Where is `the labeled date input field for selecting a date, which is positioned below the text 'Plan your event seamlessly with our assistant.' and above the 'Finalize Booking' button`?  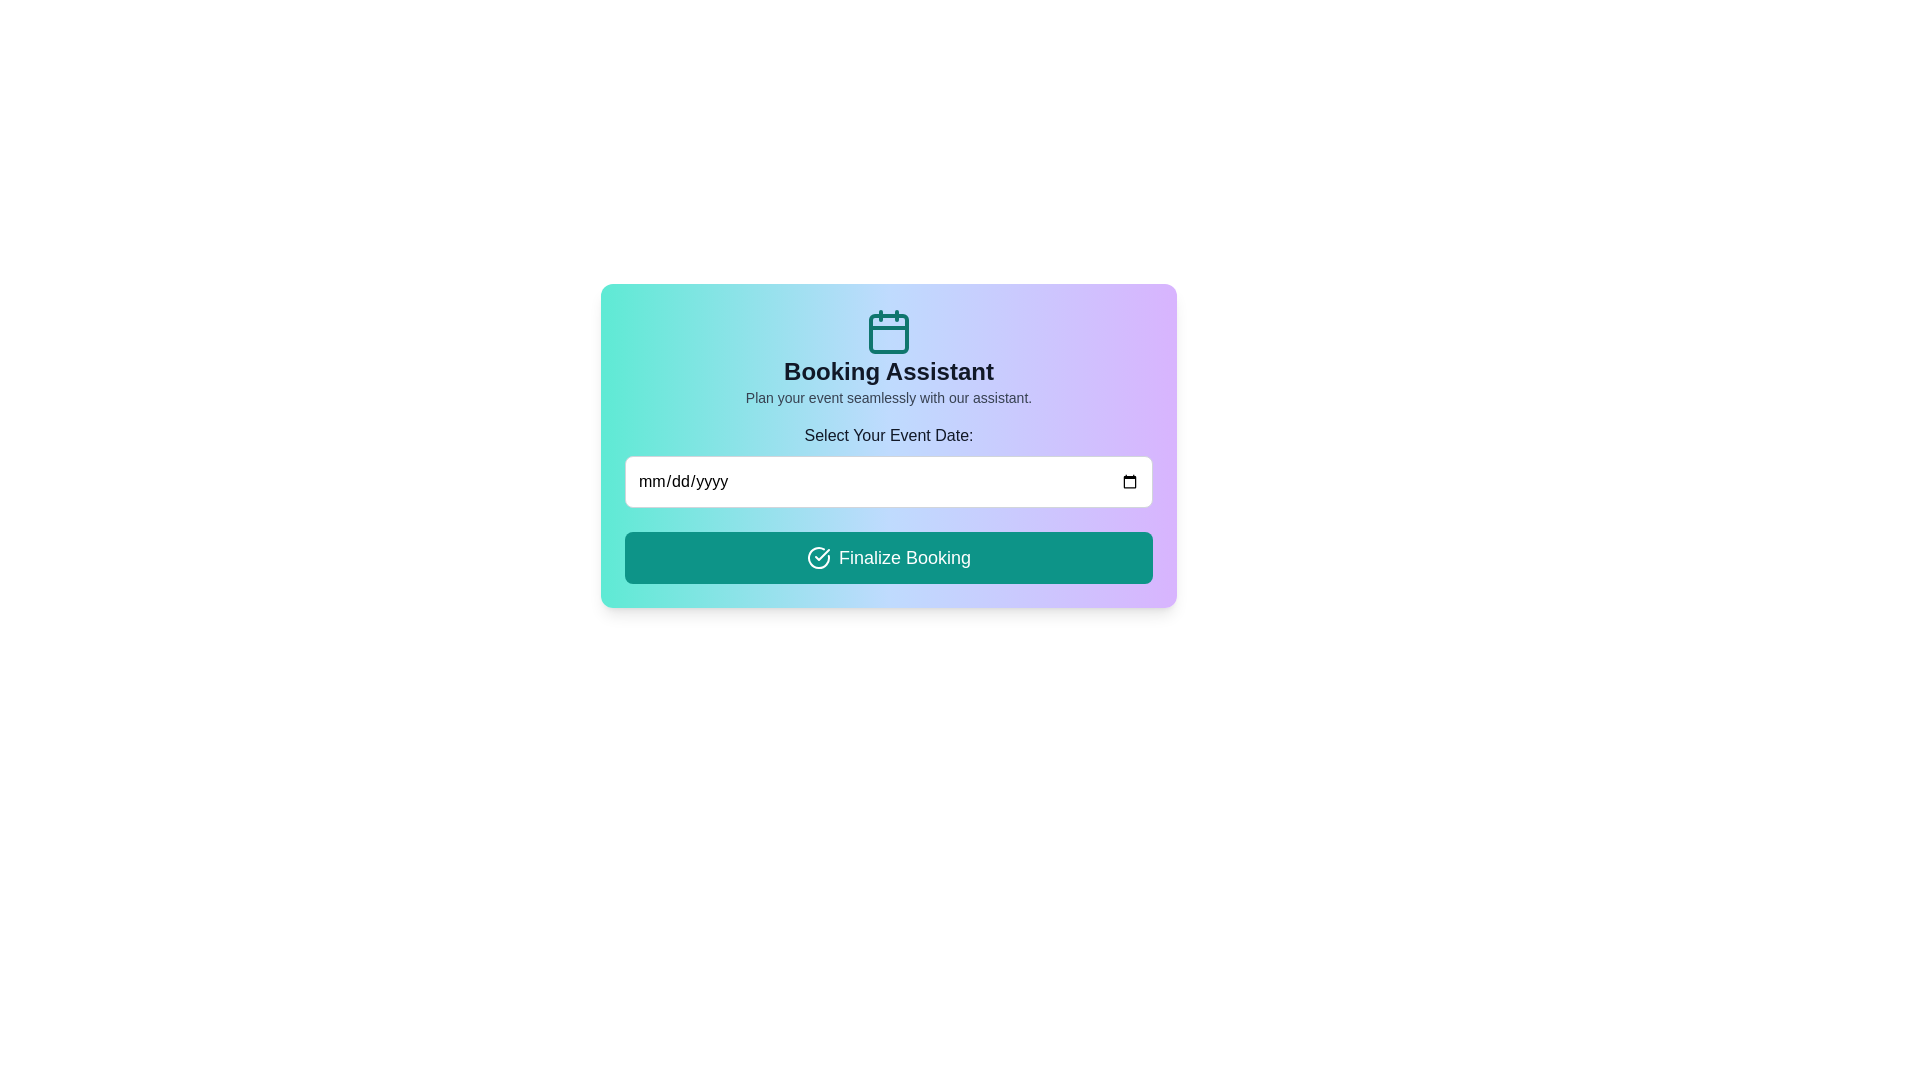 the labeled date input field for selecting a date, which is positioned below the text 'Plan your event seamlessly with our assistant.' and above the 'Finalize Booking' button is located at coordinates (887, 466).